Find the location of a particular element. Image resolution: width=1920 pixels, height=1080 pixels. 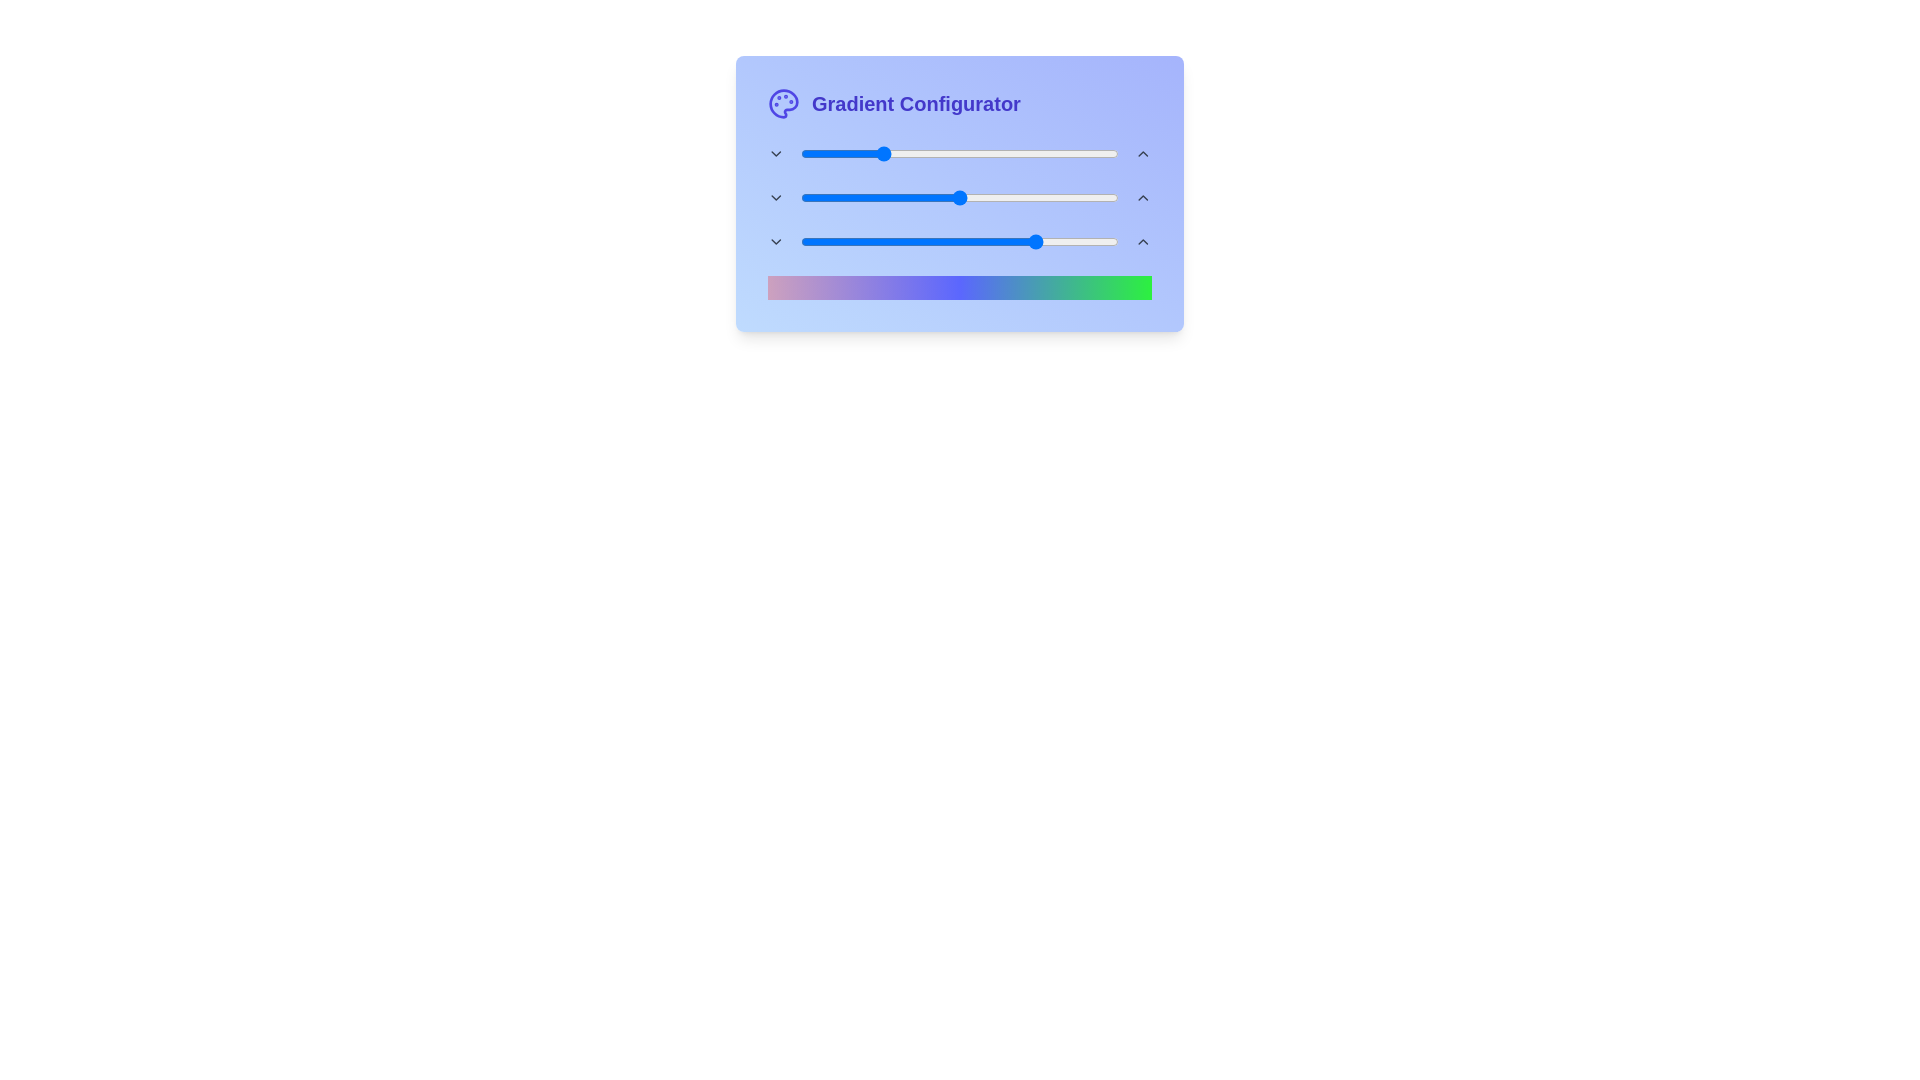

the mid gradient slider to 91 percent is located at coordinates (1089, 197).